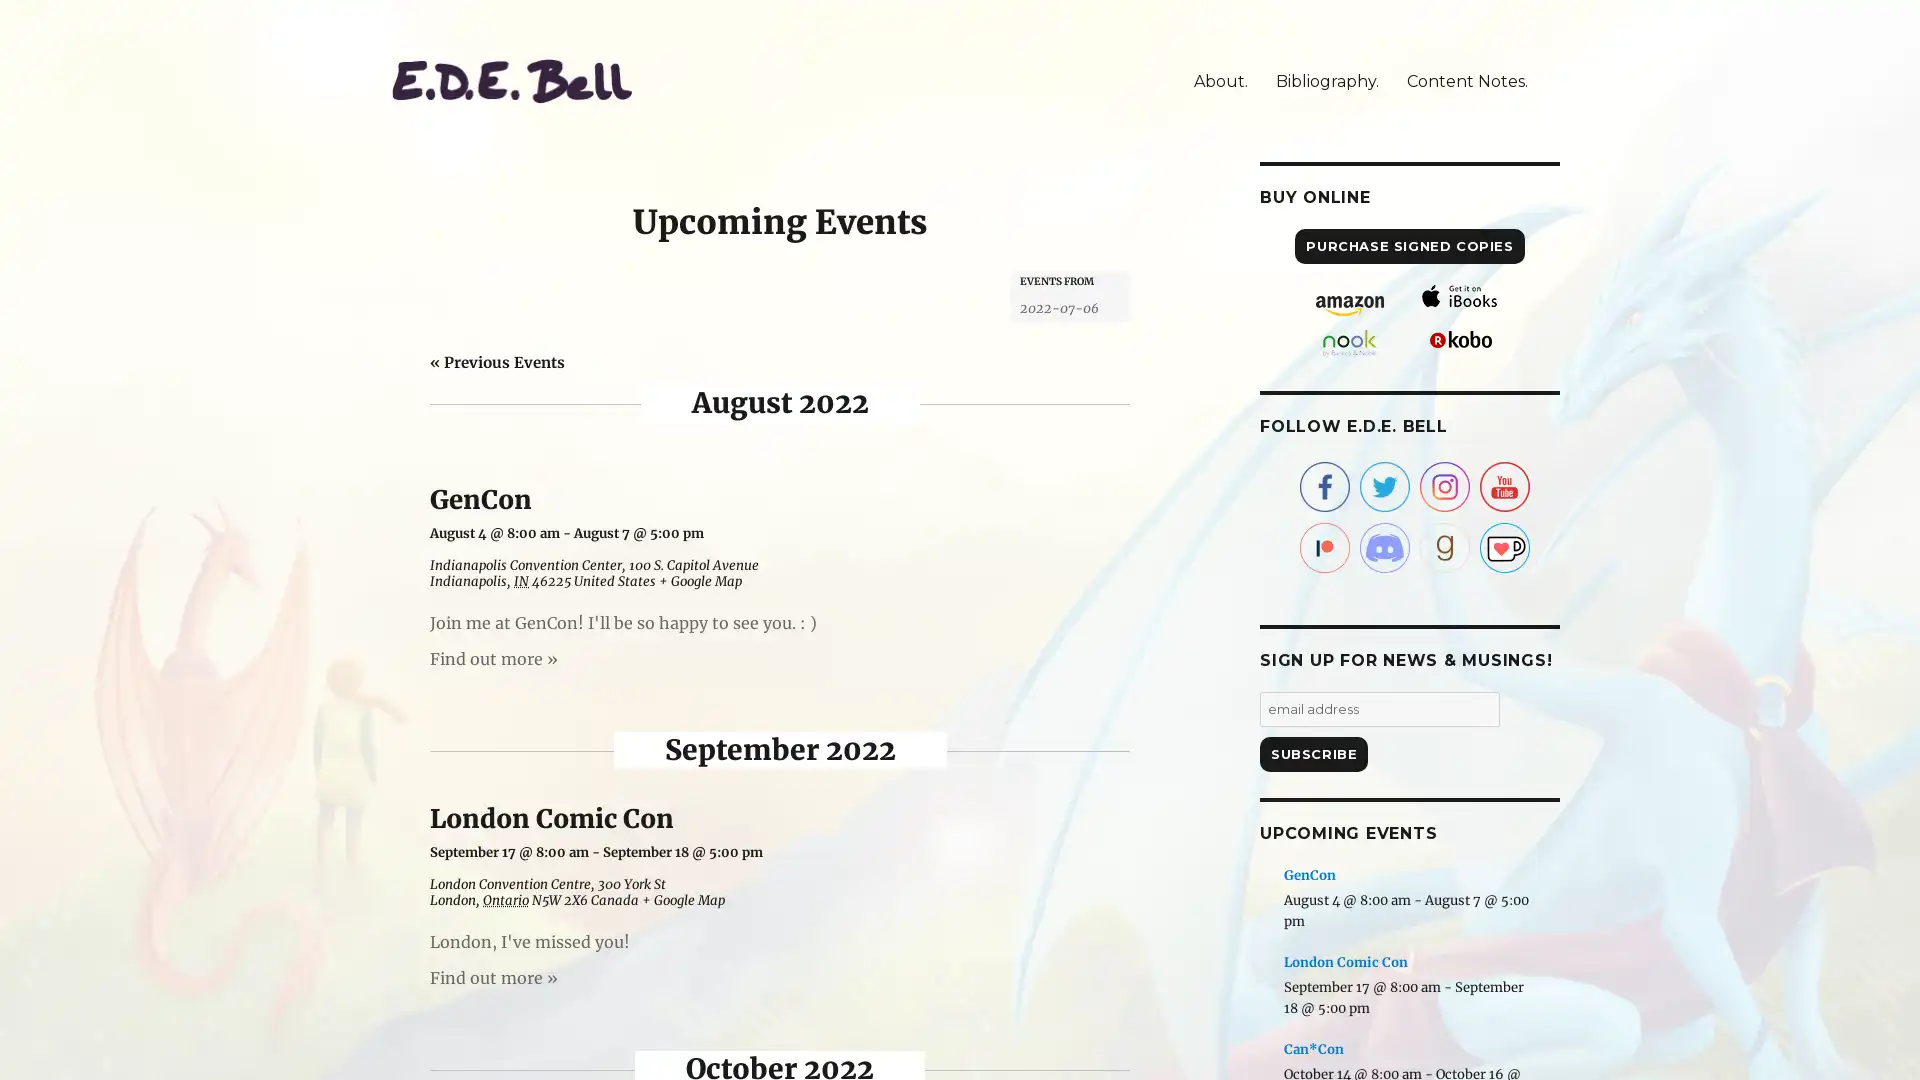 Image resolution: width=1920 pixels, height=1080 pixels. What do you see at coordinates (1314, 754) in the screenshot?
I see `Subscribe` at bounding box center [1314, 754].